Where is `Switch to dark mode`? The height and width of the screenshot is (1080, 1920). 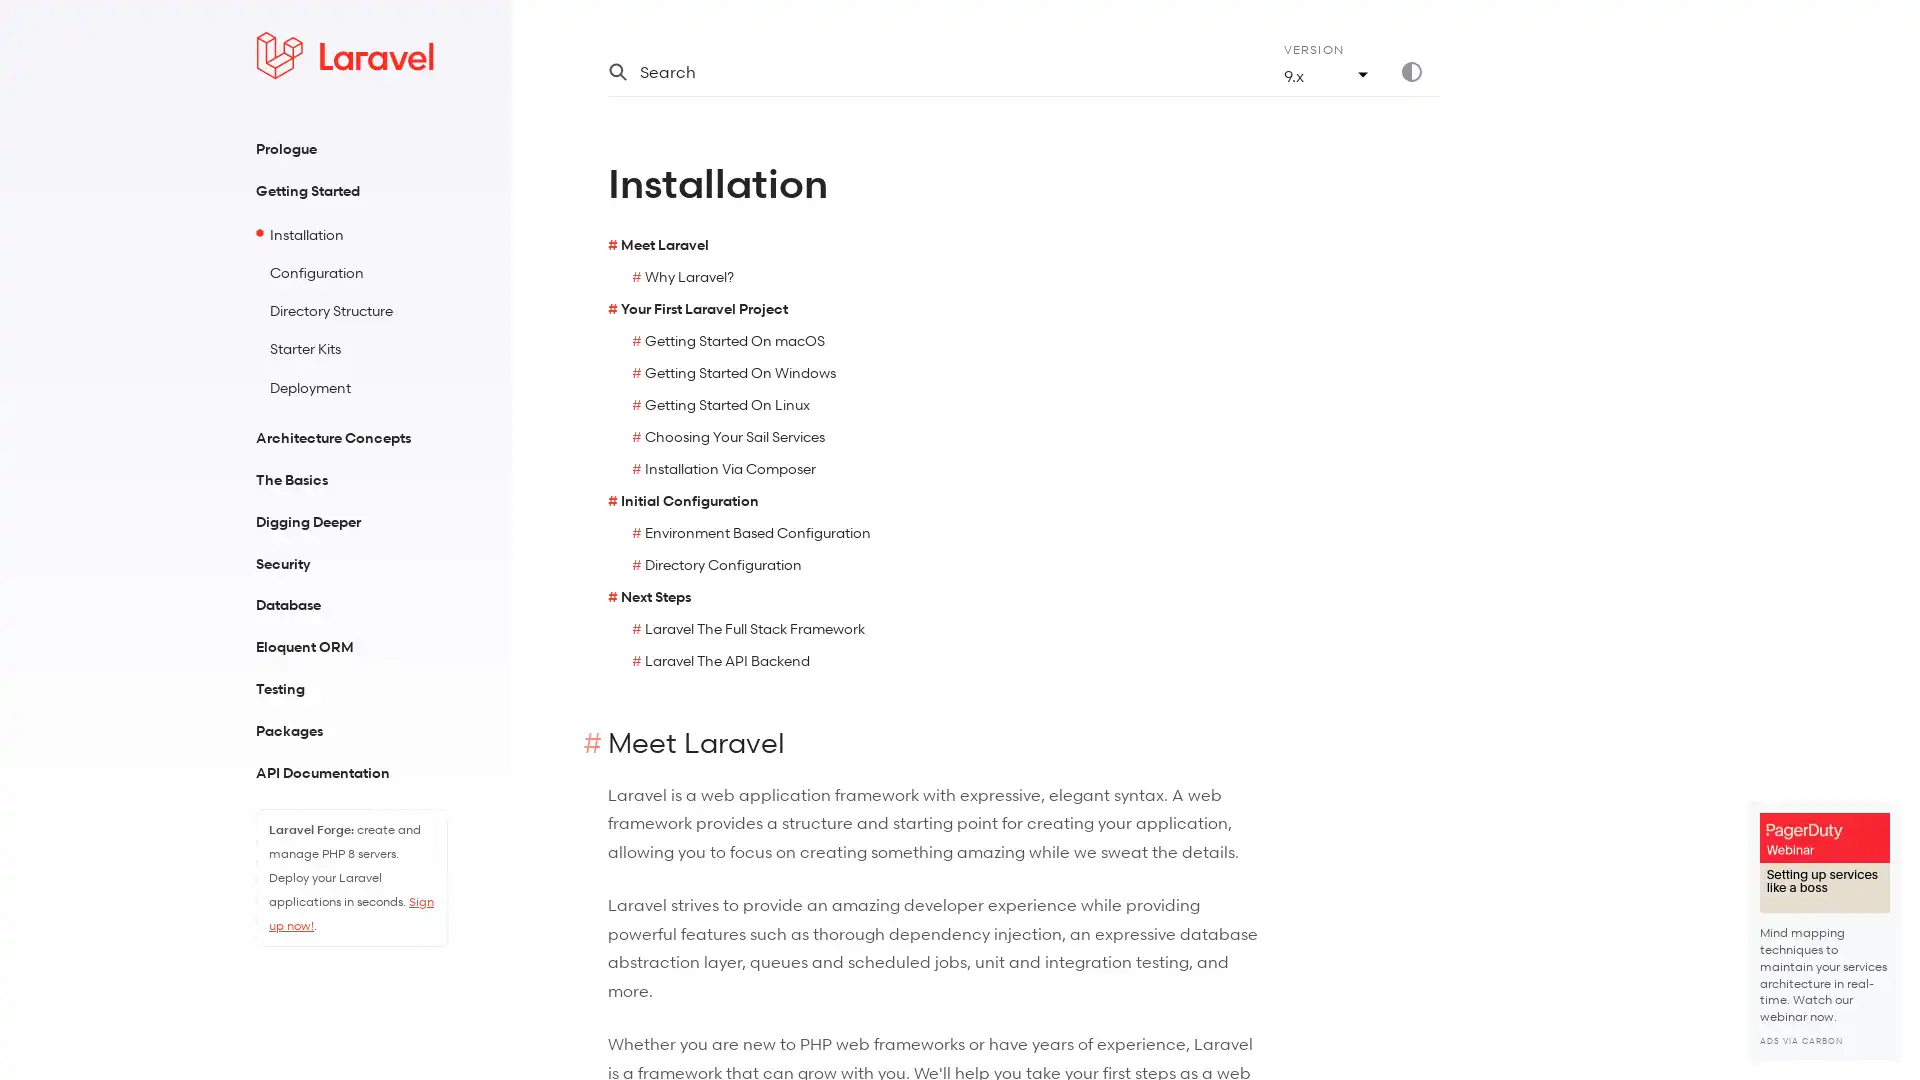
Switch to dark mode is located at coordinates (1419, 71).